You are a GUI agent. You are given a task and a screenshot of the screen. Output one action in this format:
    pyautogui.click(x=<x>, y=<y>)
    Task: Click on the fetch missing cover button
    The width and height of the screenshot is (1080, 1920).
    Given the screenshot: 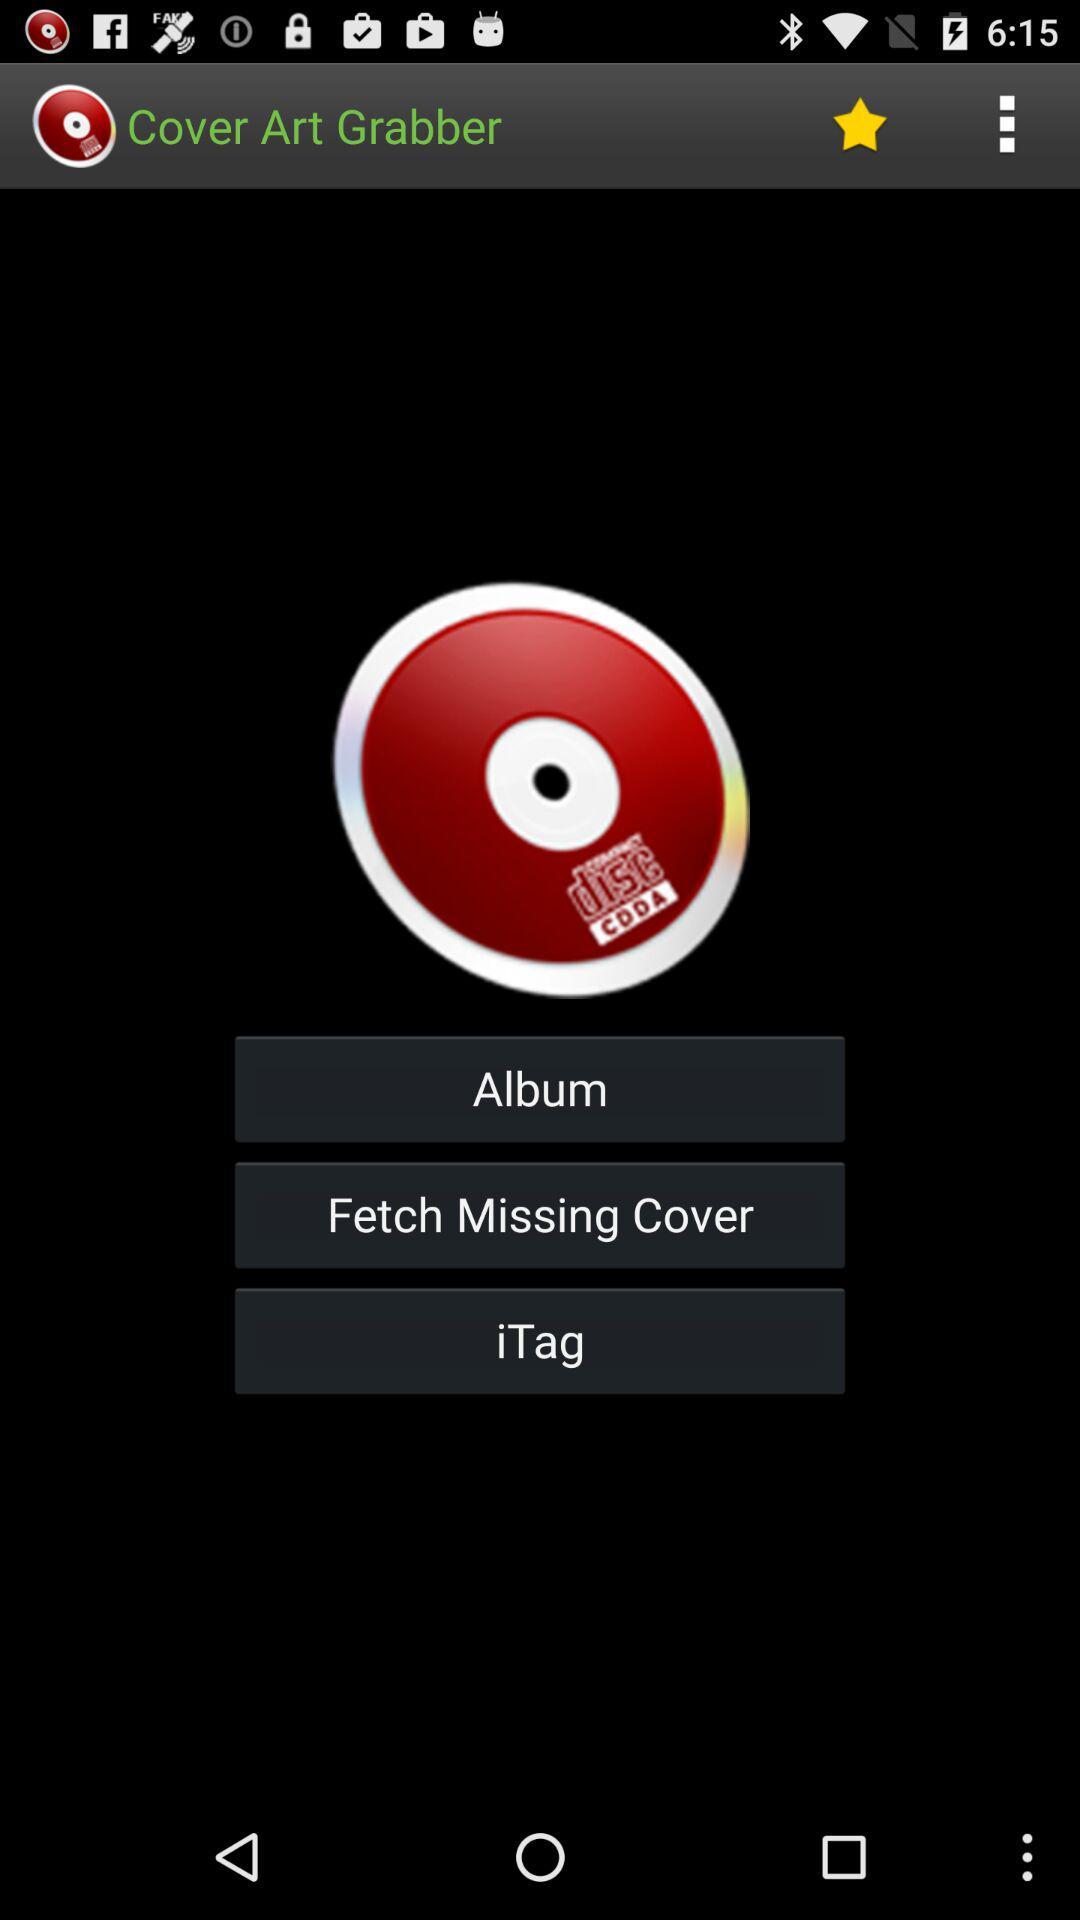 What is the action you would take?
    pyautogui.click(x=540, y=1213)
    